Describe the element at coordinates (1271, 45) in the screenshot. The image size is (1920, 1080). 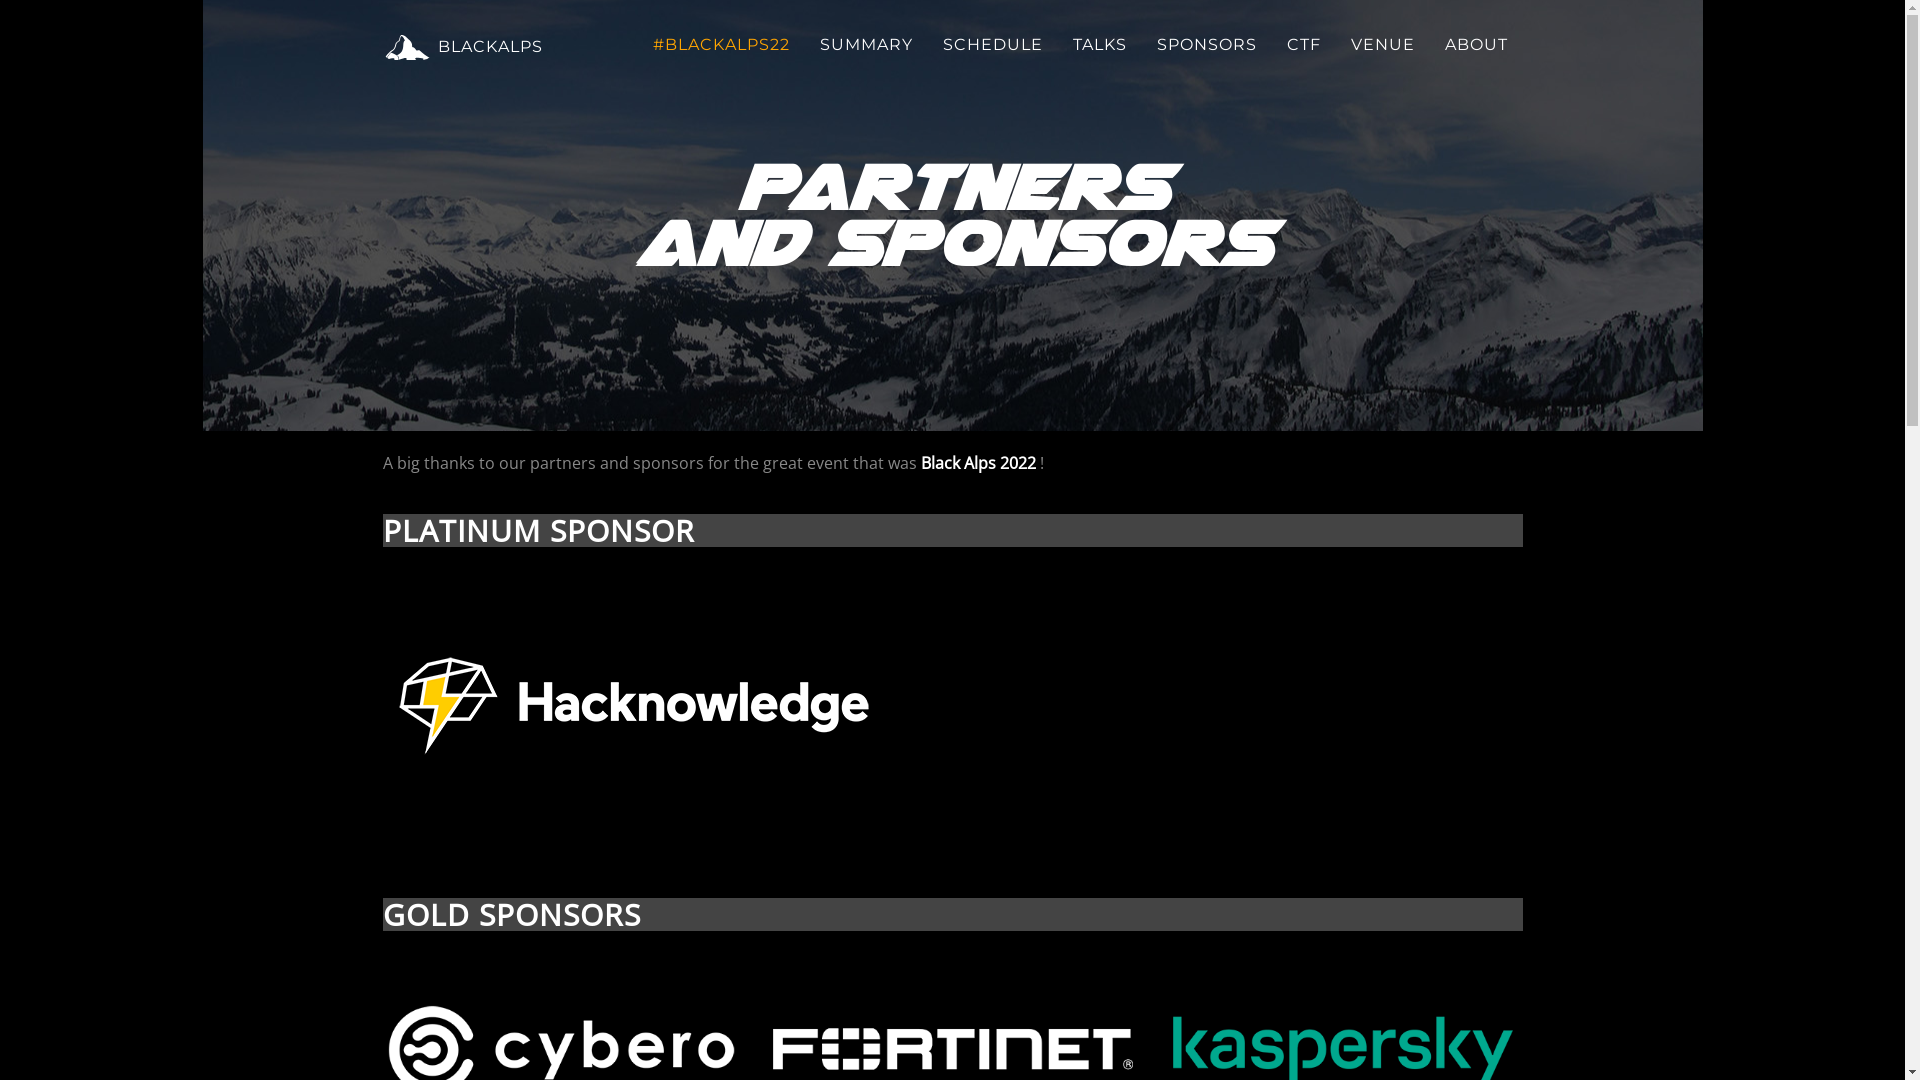
I see `'CTF'` at that location.